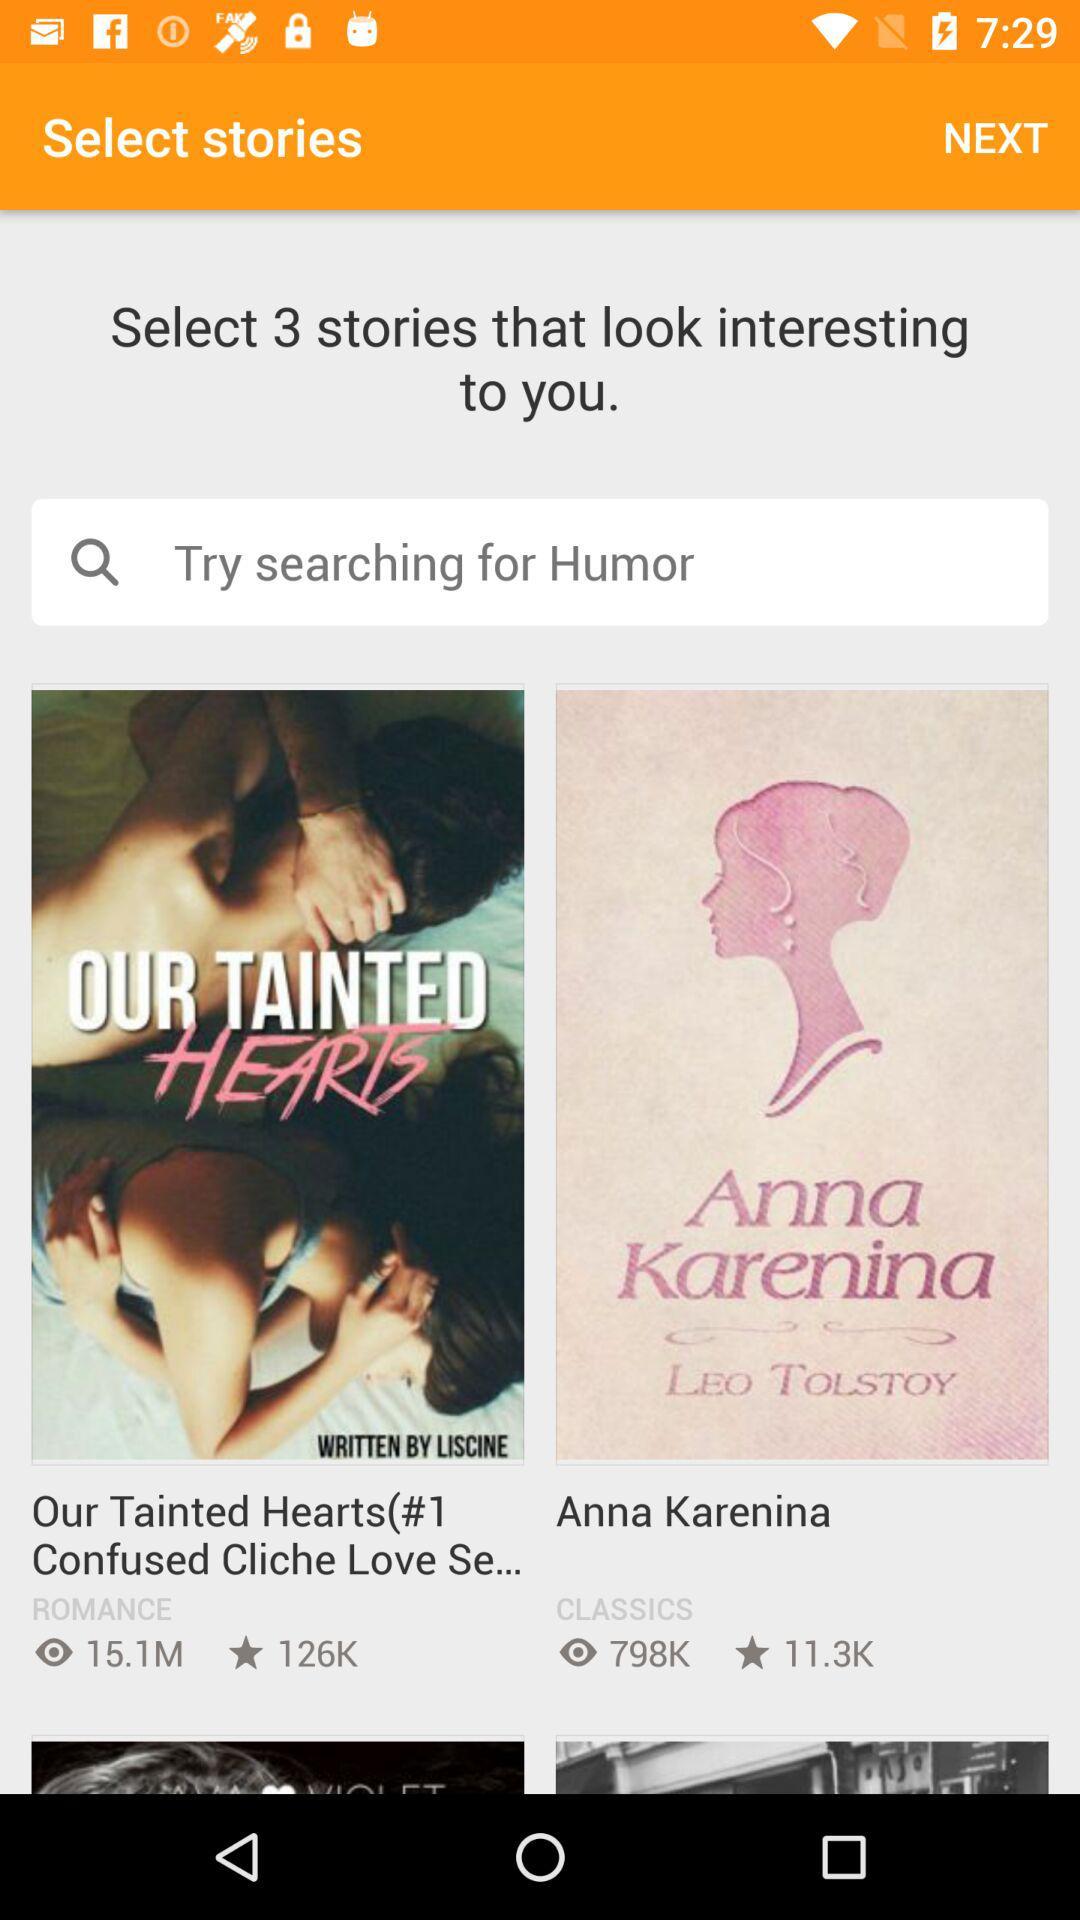 This screenshot has width=1080, height=1920. I want to click on the icon to the right of the select stories item, so click(995, 135).